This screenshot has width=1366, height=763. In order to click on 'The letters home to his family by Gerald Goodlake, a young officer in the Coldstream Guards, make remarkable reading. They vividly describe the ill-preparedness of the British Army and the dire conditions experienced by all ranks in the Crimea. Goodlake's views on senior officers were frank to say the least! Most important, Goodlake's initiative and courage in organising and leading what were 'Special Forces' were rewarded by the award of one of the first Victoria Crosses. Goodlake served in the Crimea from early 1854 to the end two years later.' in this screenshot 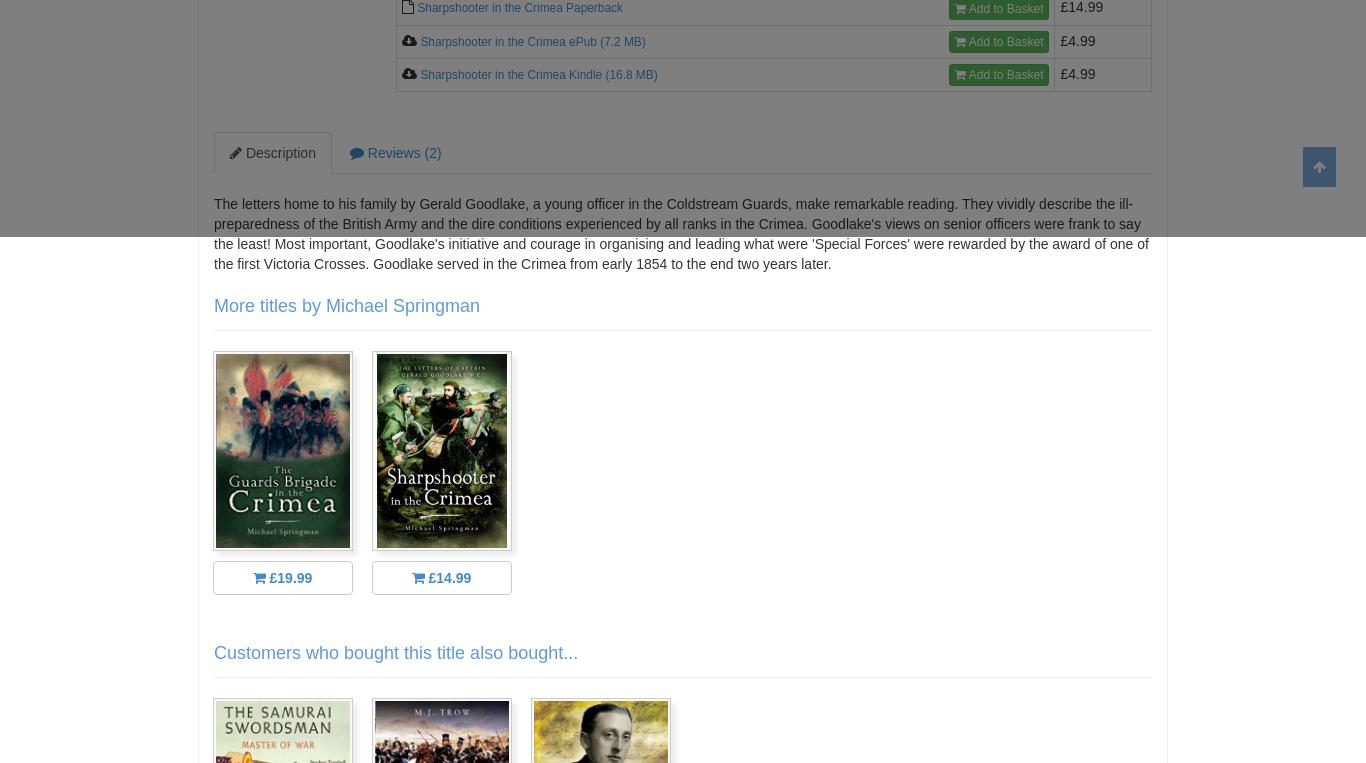, I will do `click(679, 233)`.